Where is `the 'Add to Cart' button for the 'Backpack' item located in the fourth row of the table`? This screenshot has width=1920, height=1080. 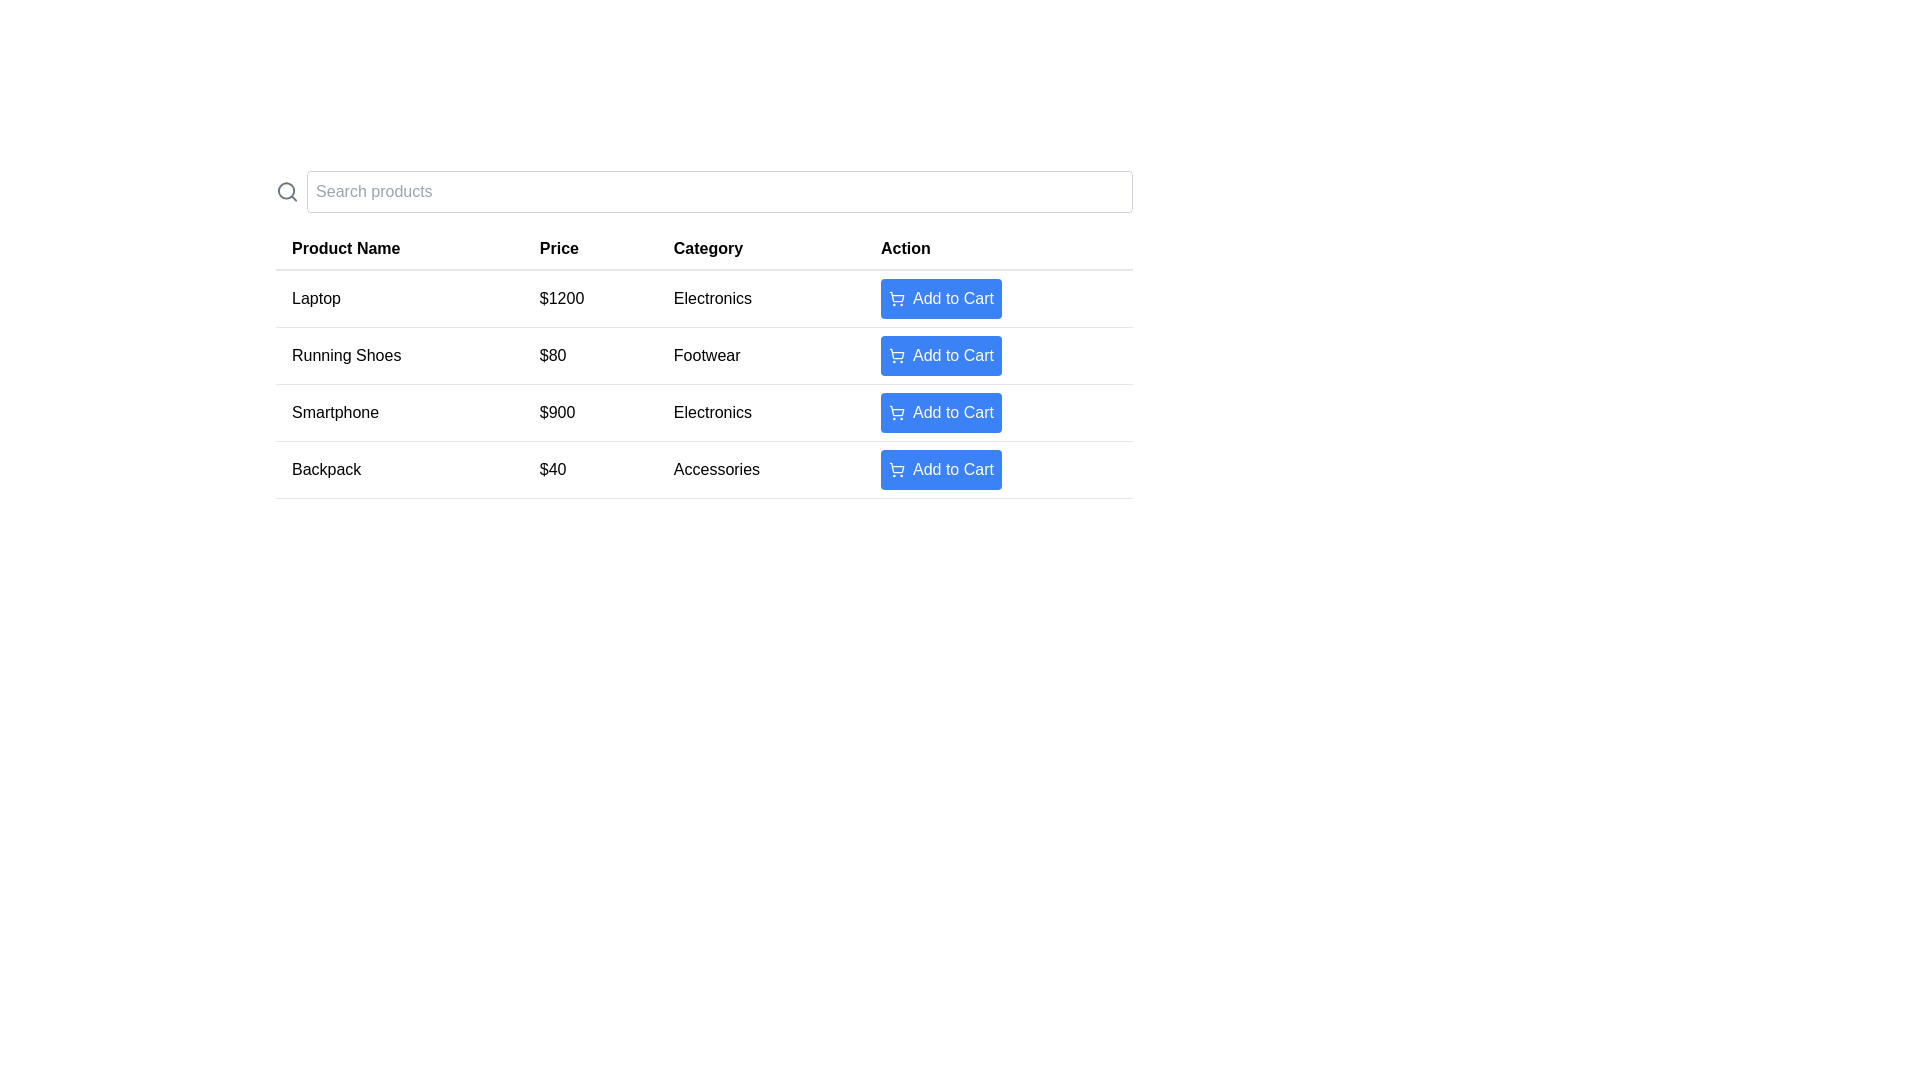 the 'Add to Cart' button for the 'Backpack' item located in the fourth row of the table is located at coordinates (940, 470).